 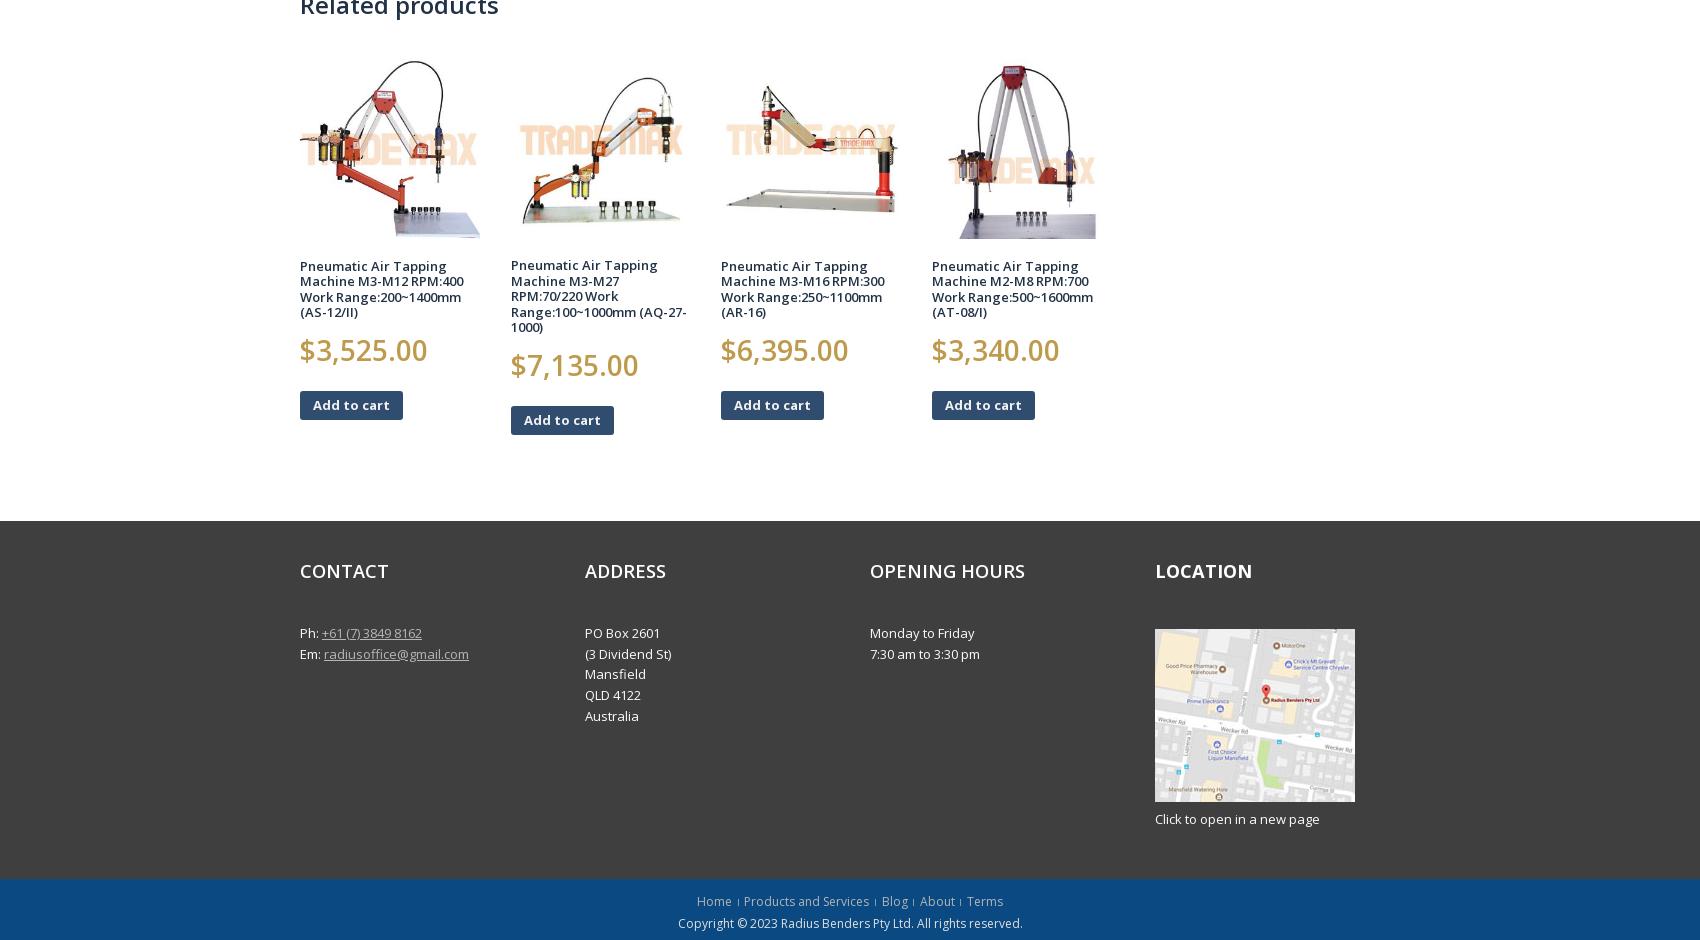 I want to click on 'QLD 4122', so click(x=612, y=694).